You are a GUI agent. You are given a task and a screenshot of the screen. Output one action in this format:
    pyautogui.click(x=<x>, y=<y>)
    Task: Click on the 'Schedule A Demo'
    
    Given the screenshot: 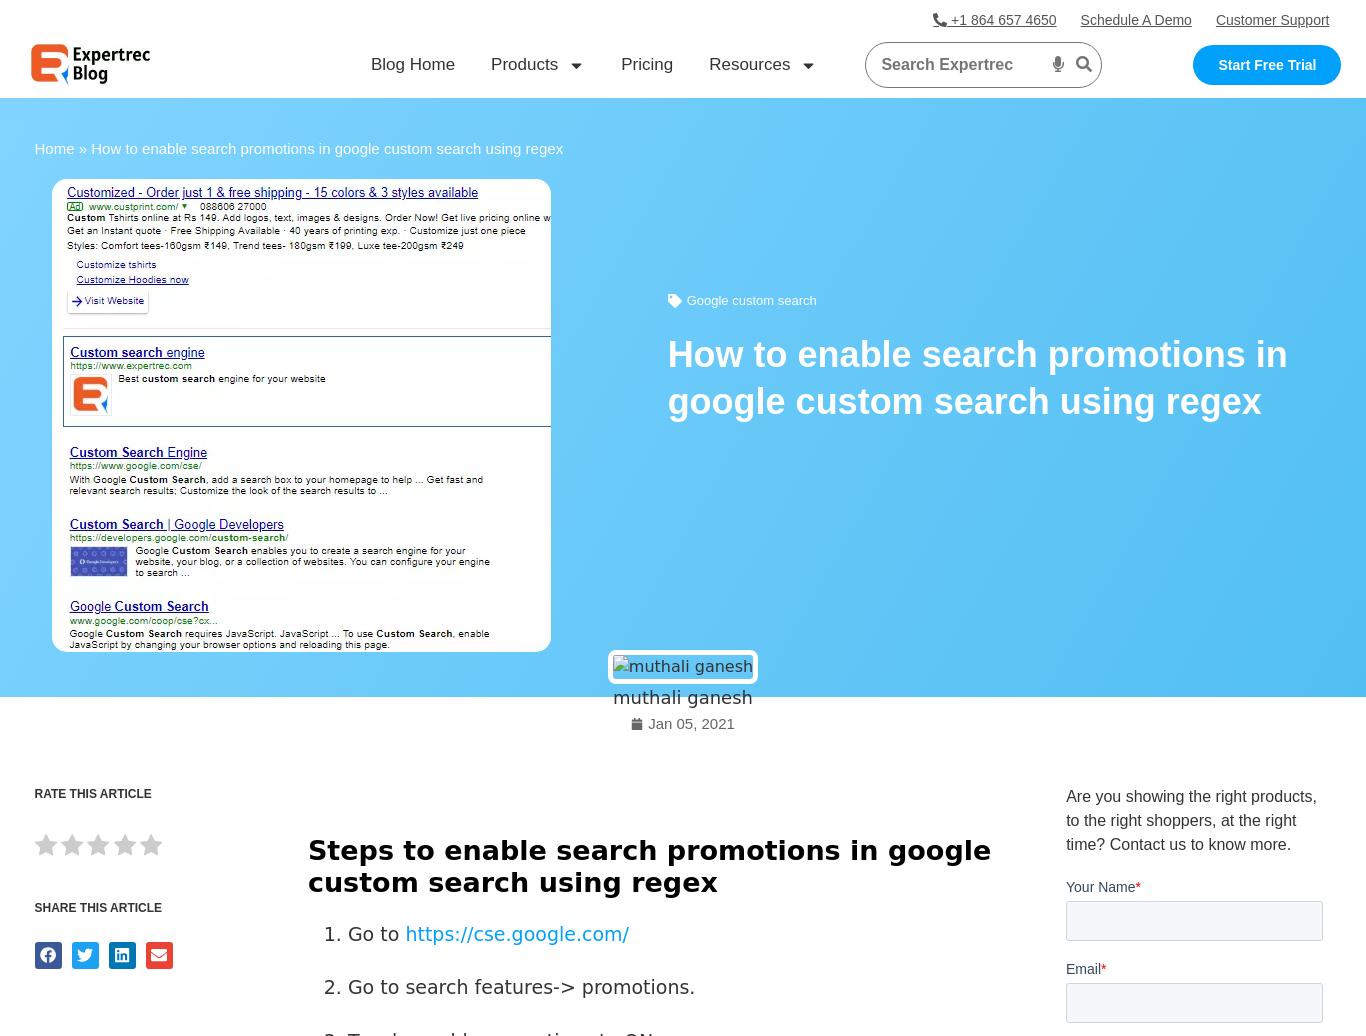 What is the action you would take?
    pyautogui.click(x=1134, y=19)
    